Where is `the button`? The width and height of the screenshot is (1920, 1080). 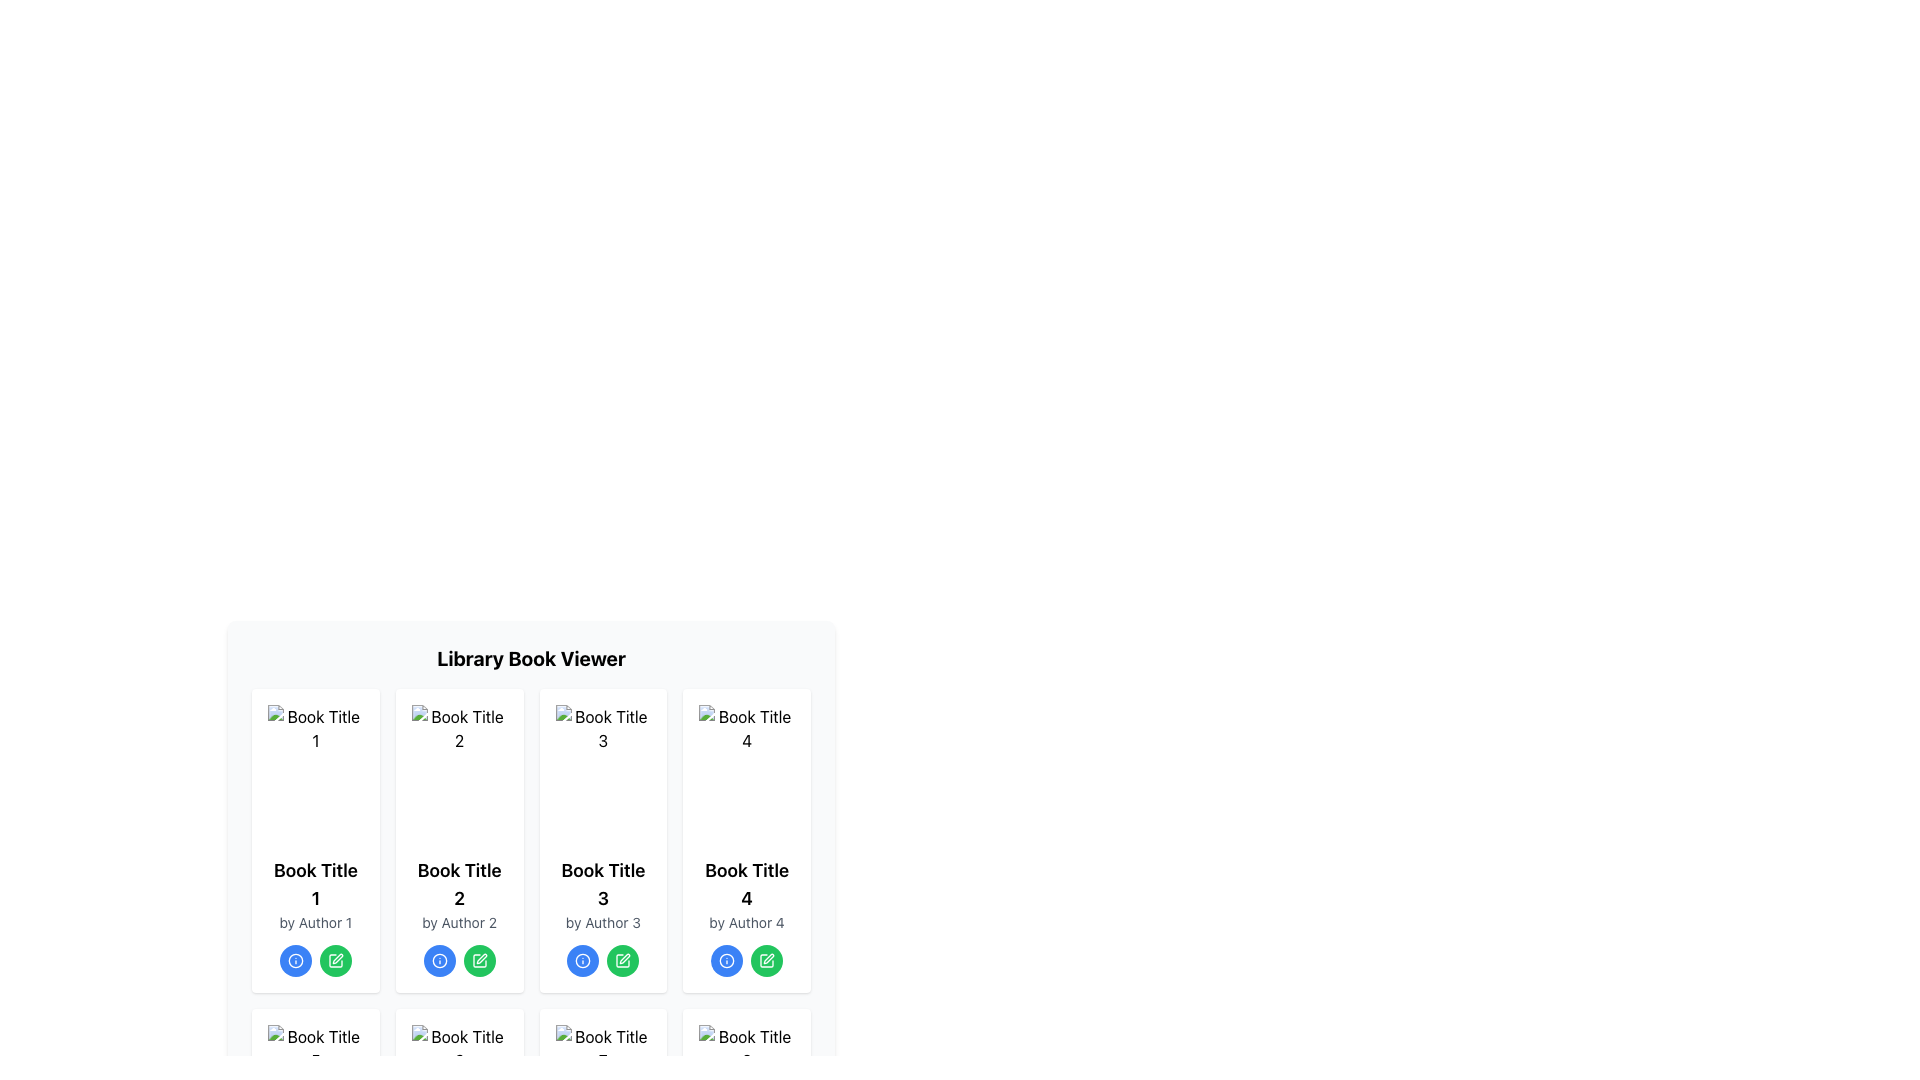
the button is located at coordinates (438, 959).